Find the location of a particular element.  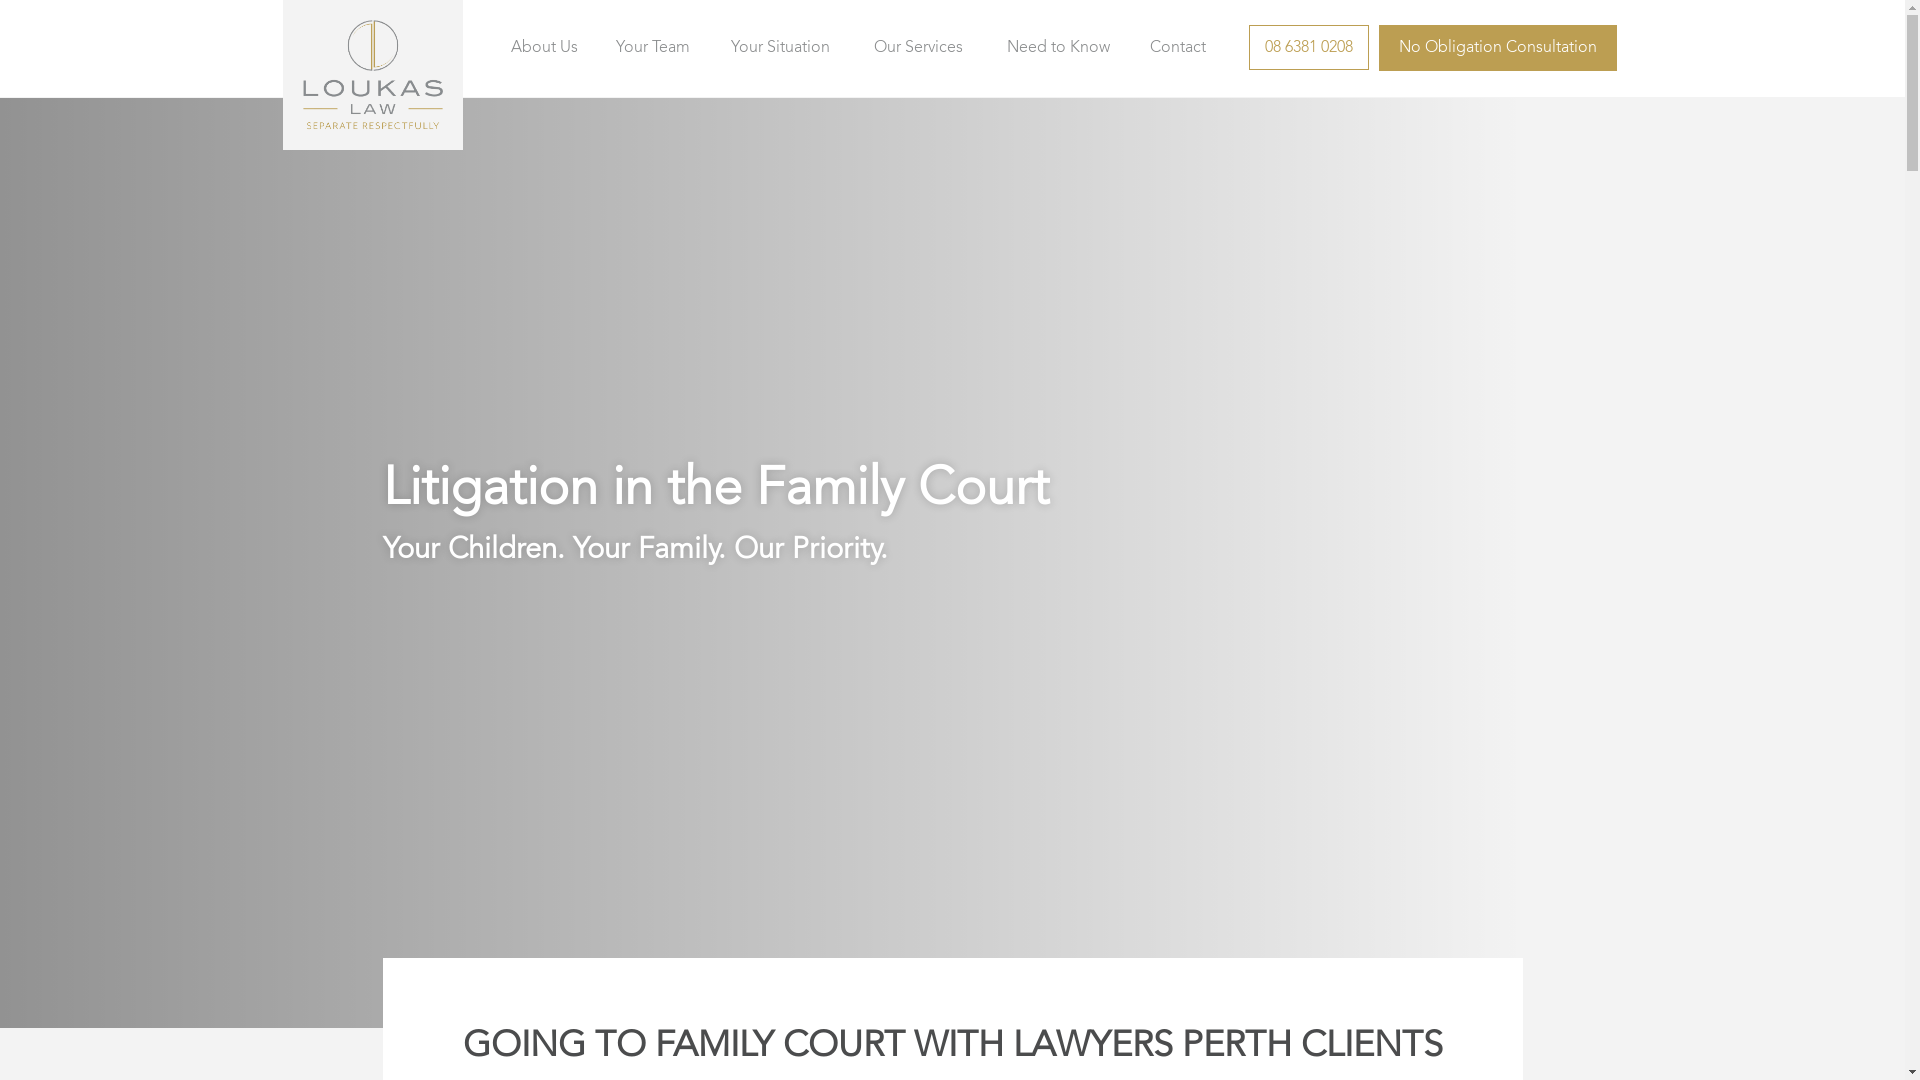

'Contact' is located at coordinates (1177, 47).